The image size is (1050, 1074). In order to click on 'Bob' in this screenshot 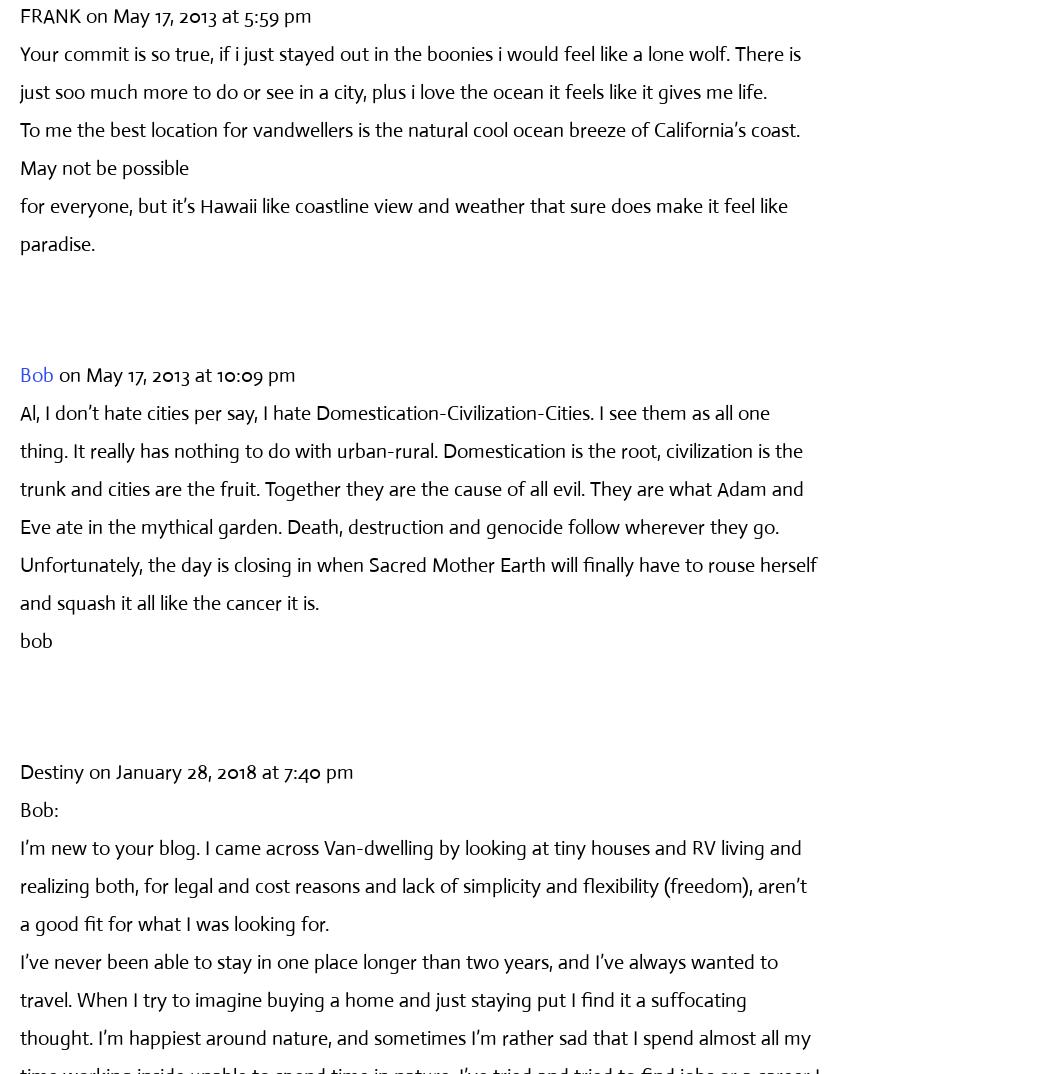, I will do `click(36, 373)`.